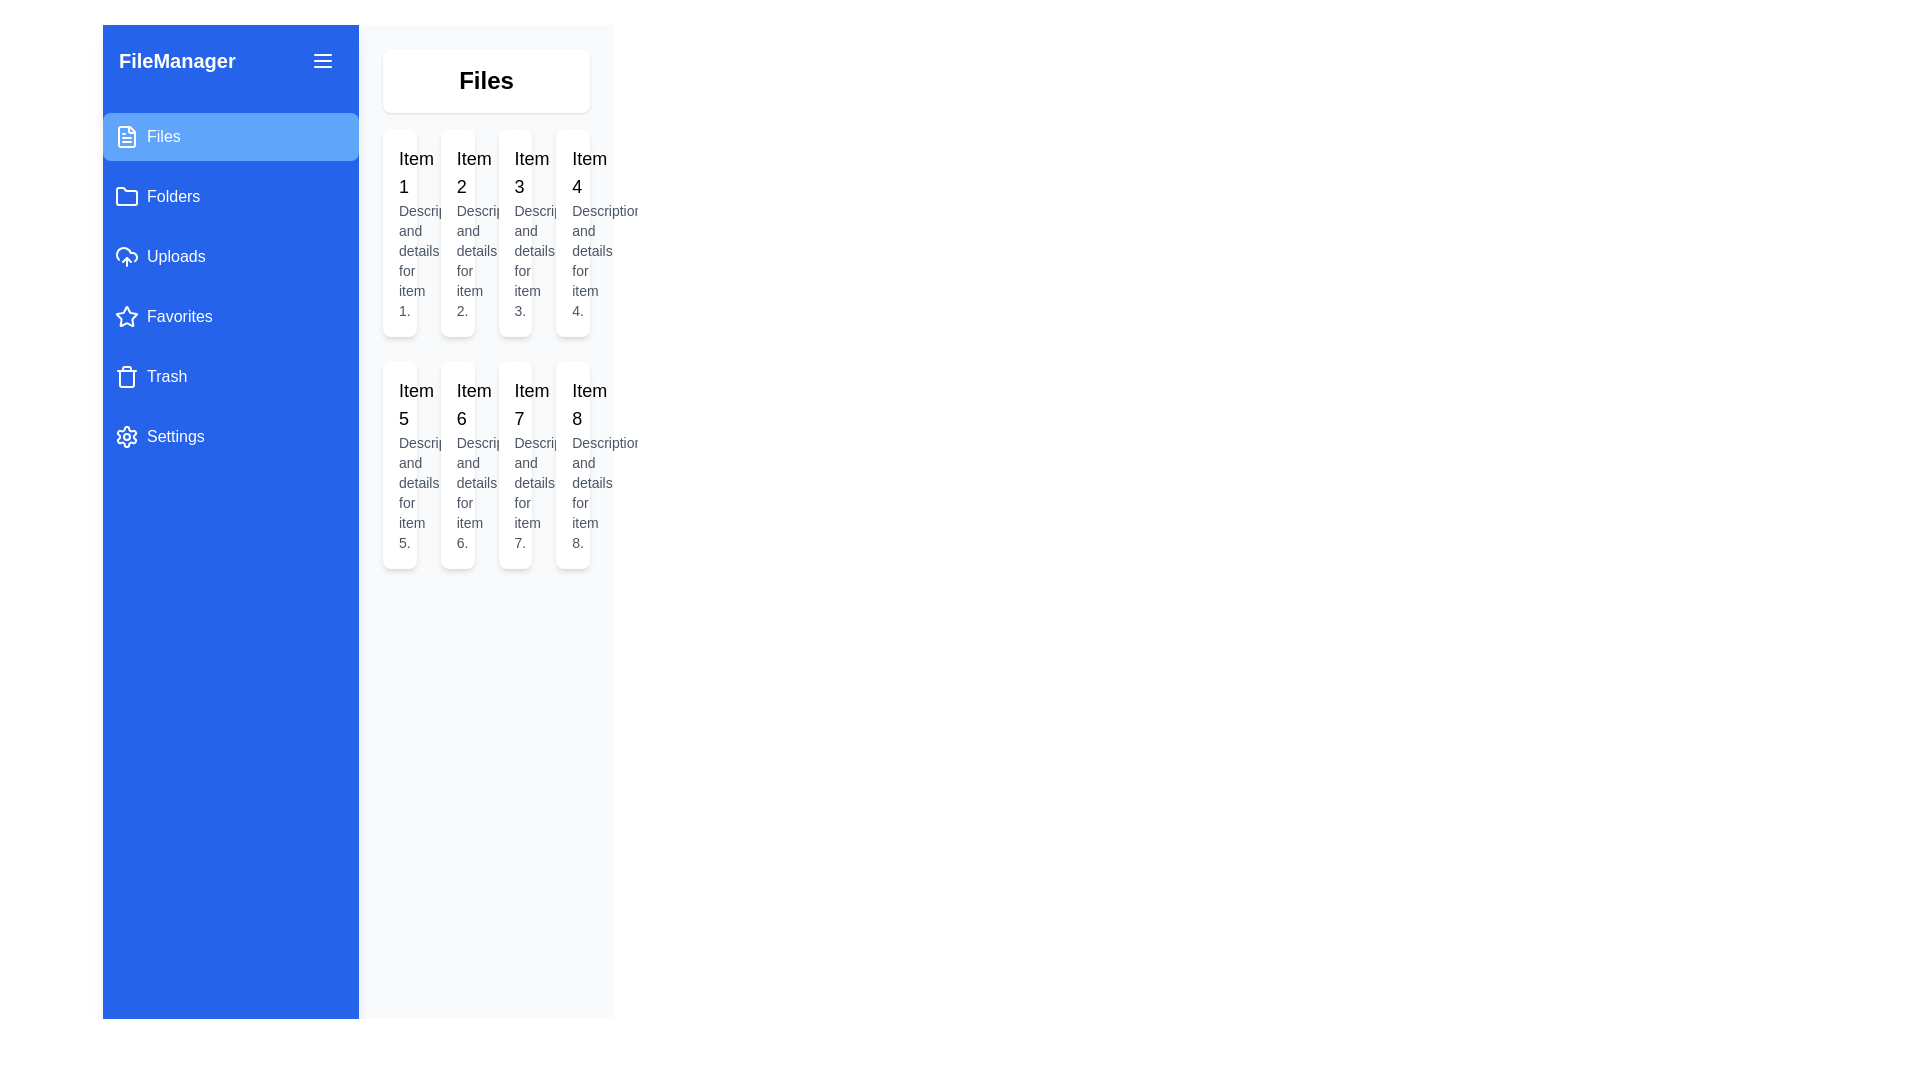 The width and height of the screenshot is (1920, 1080). What do you see at coordinates (399, 260) in the screenshot?
I see `the Text label that provides additional information about 'Item 1', positioned below the title 'Item 1' within the first card of the grid layout in the 'Files' section` at bounding box center [399, 260].